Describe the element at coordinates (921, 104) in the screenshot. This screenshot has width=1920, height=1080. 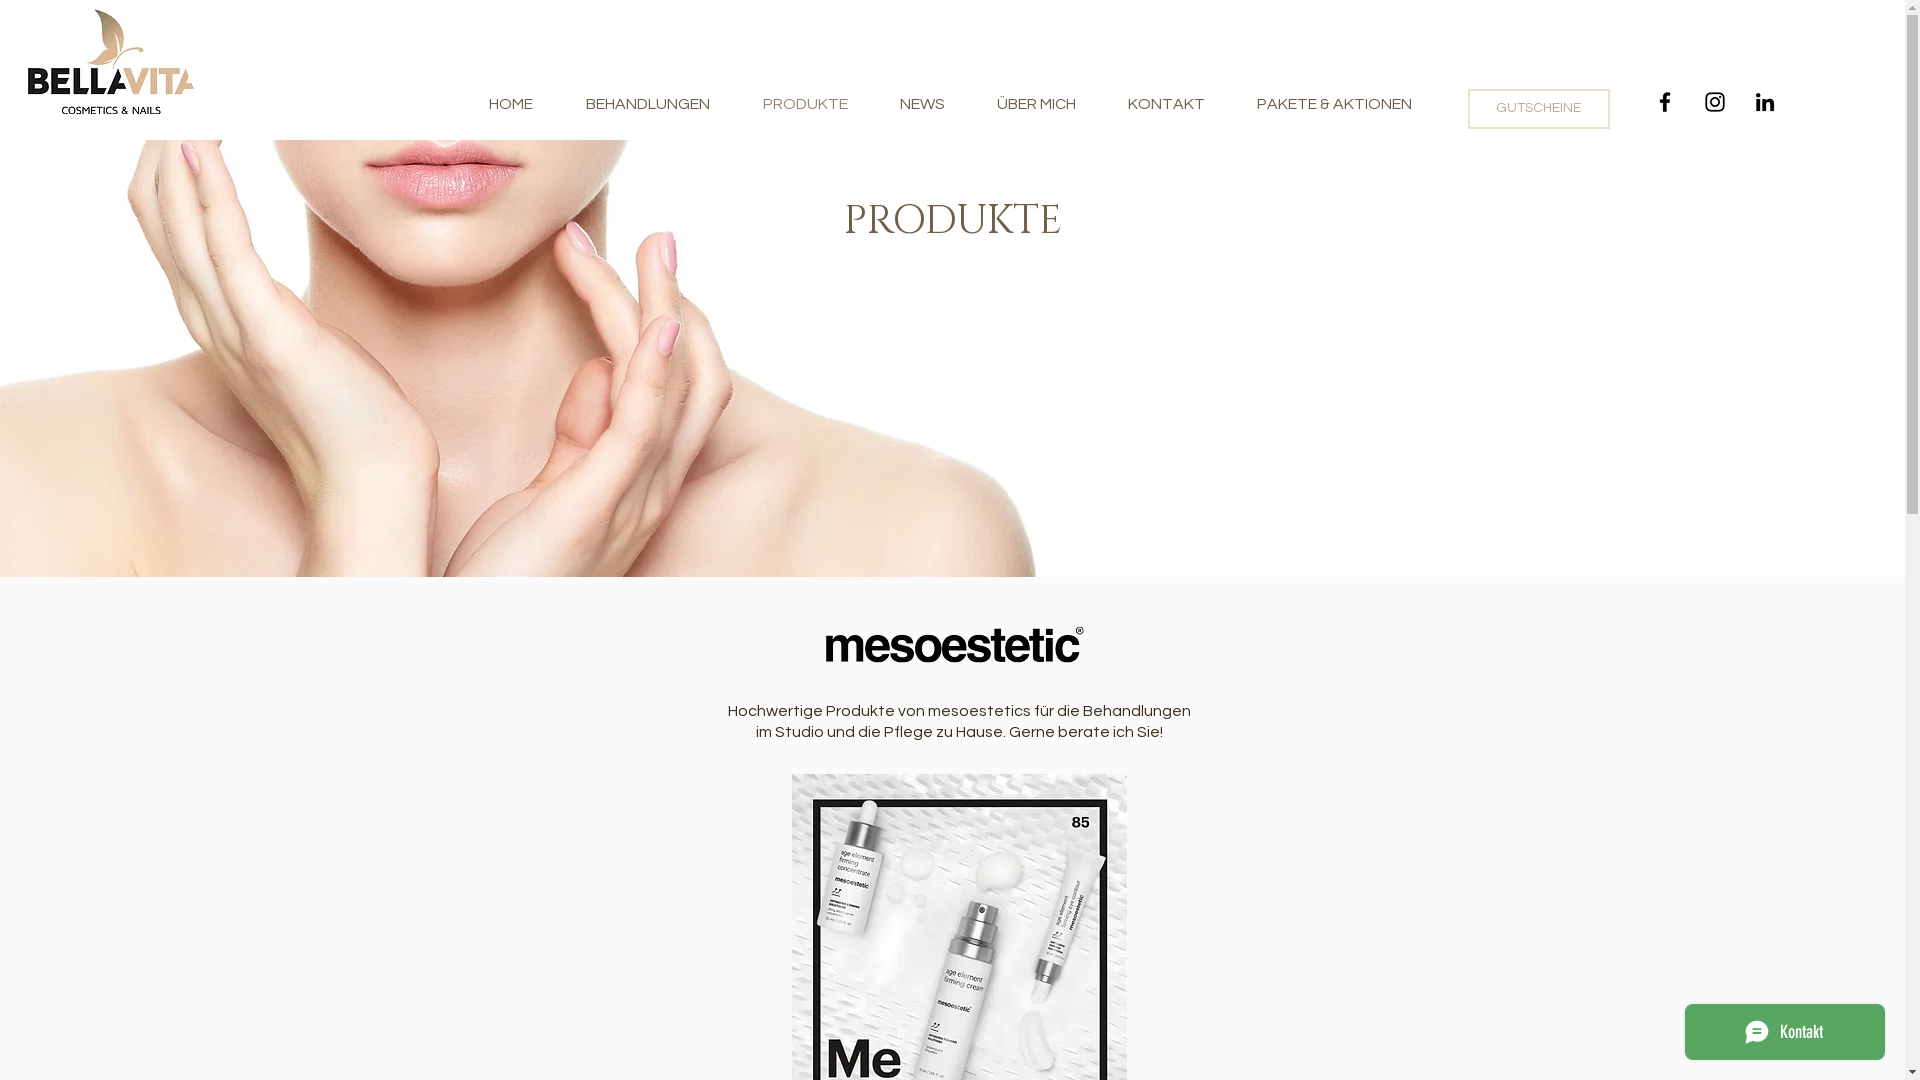
I see `'NEWS'` at that location.